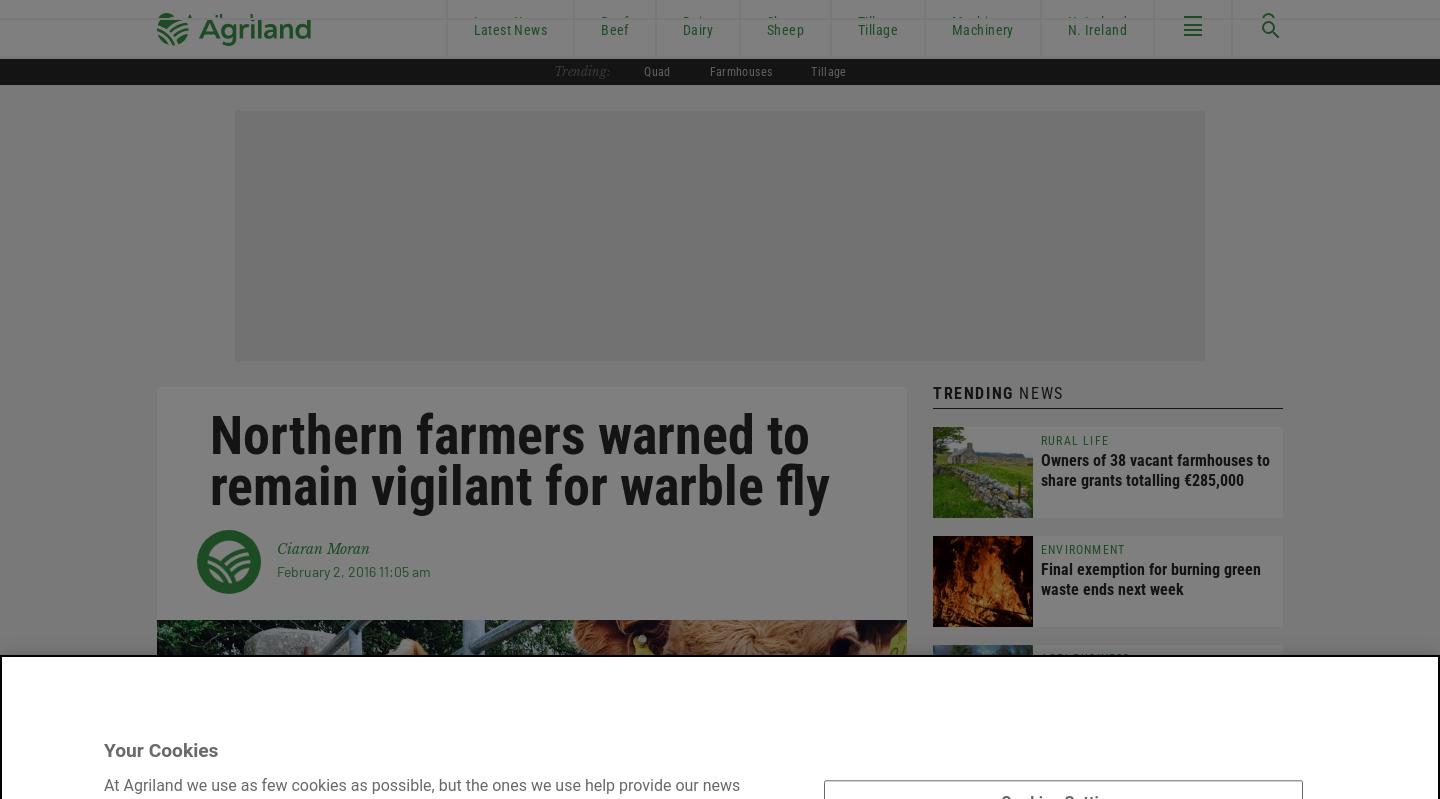 Image resolution: width=1440 pixels, height=799 pixels. Describe the element at coordinates (323, 547) in the screenshot. I see `'Ciaran Moran'` at that location.